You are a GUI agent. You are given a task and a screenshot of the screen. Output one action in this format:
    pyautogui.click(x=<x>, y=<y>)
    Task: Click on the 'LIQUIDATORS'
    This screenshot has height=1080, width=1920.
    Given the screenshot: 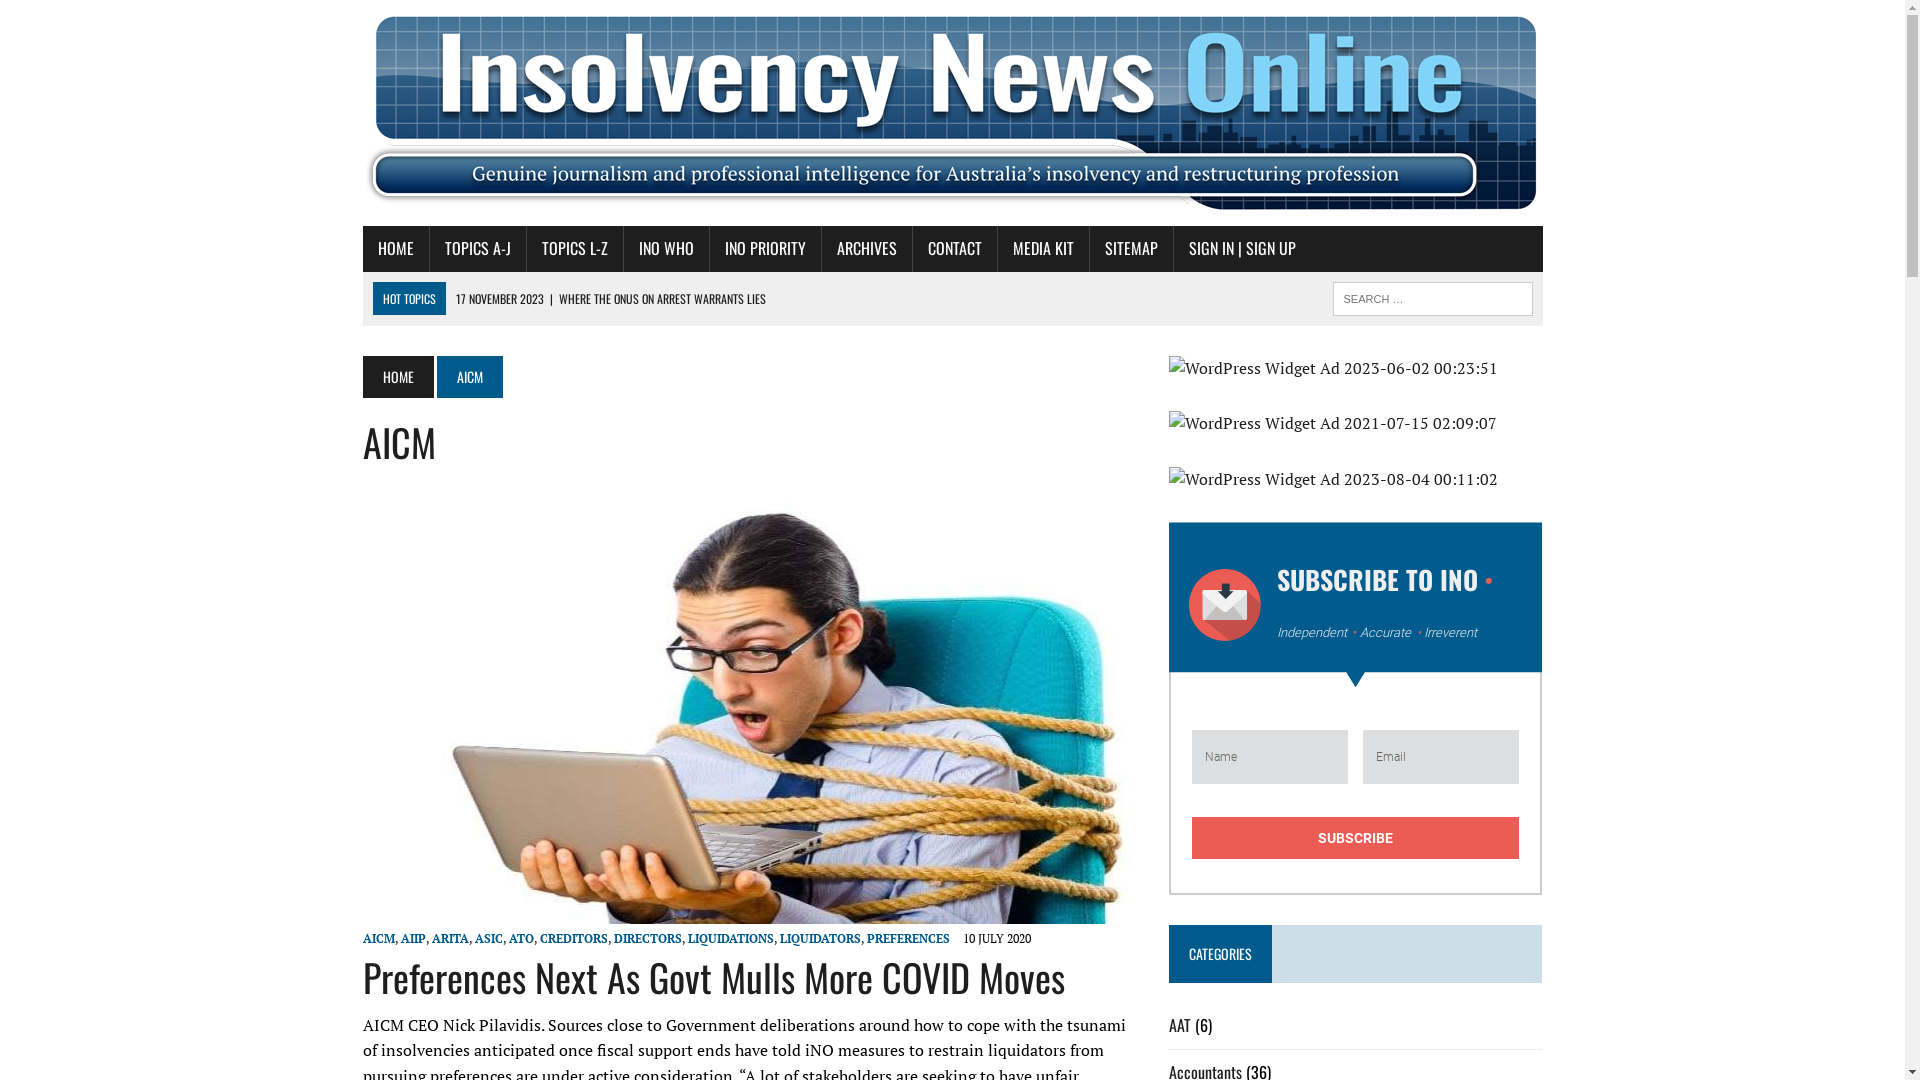 What is the action you would take?
    pyautogui.click(x=820, y=938)
    